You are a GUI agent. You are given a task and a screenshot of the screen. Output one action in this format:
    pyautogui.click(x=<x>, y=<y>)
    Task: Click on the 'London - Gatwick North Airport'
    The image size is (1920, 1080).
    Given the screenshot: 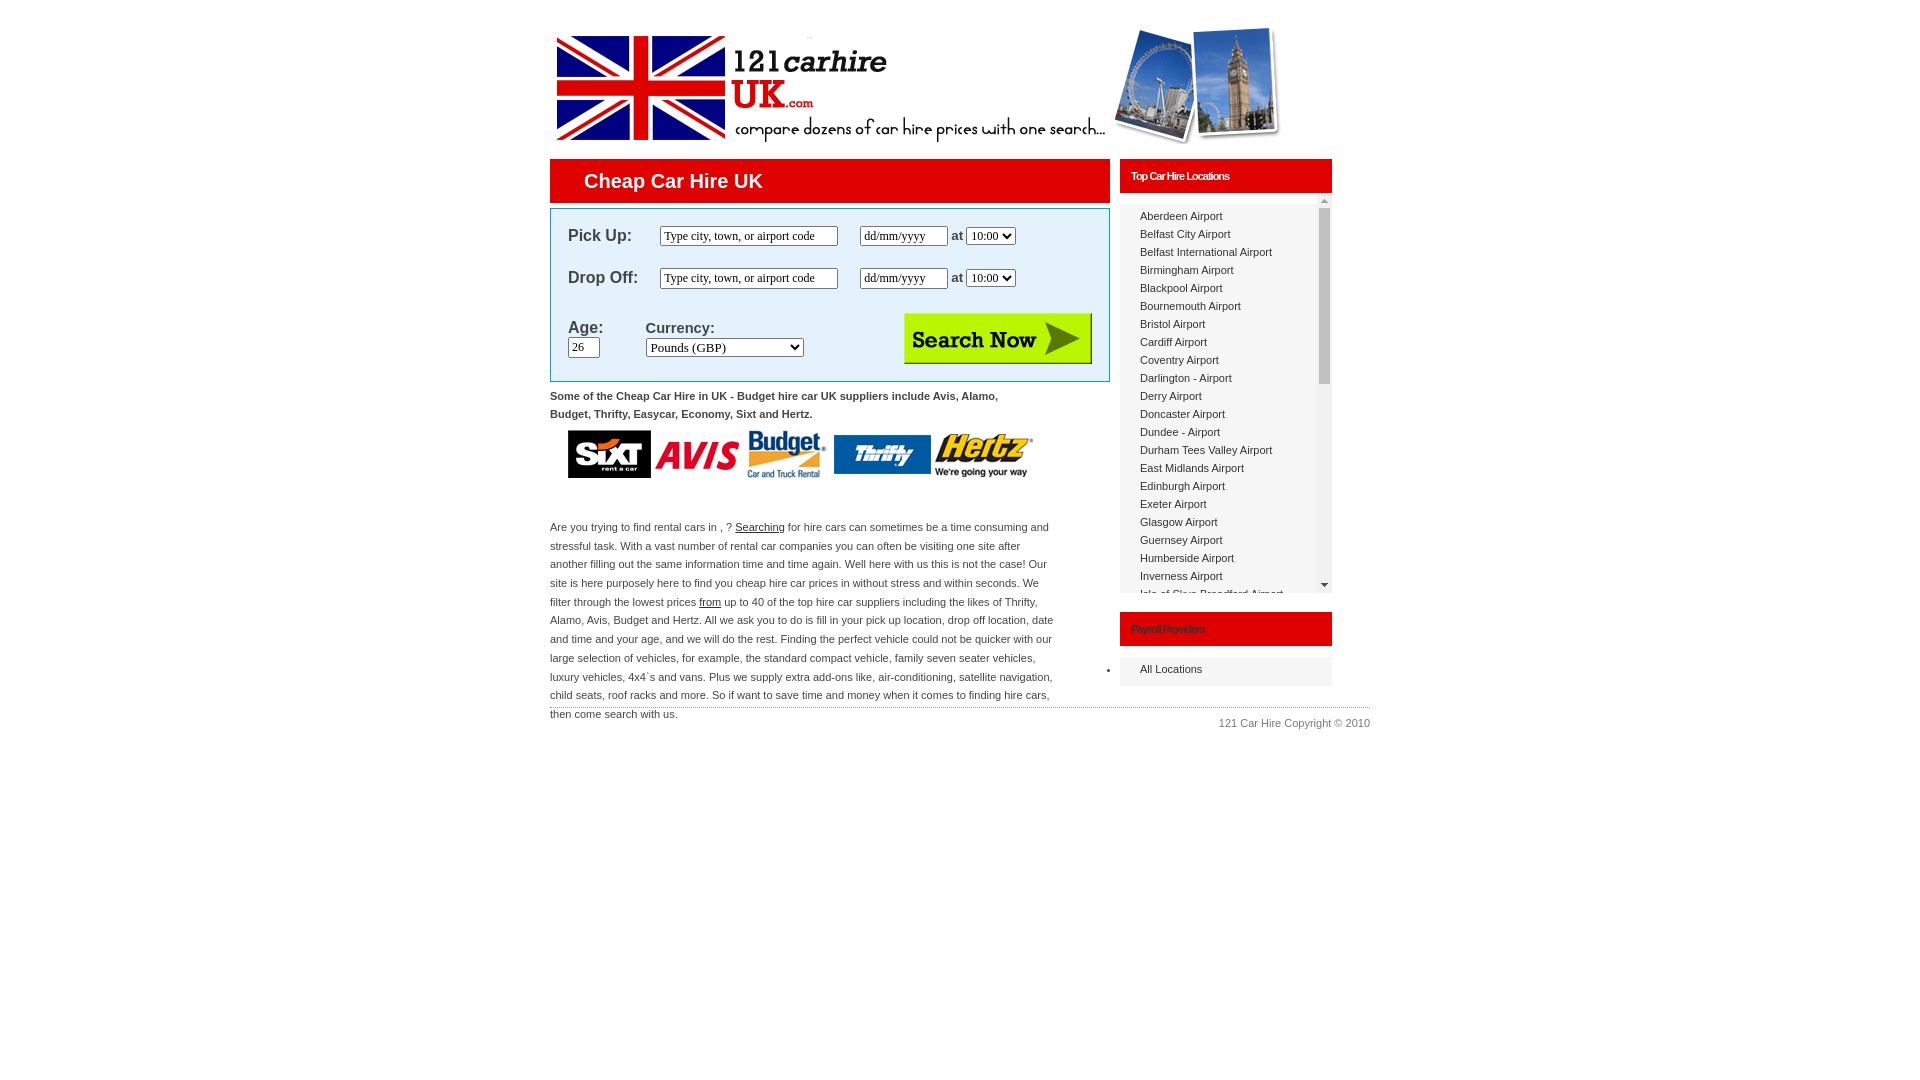 What is the action you would take?
    pyautogui.click(x=1213, y=720)
    